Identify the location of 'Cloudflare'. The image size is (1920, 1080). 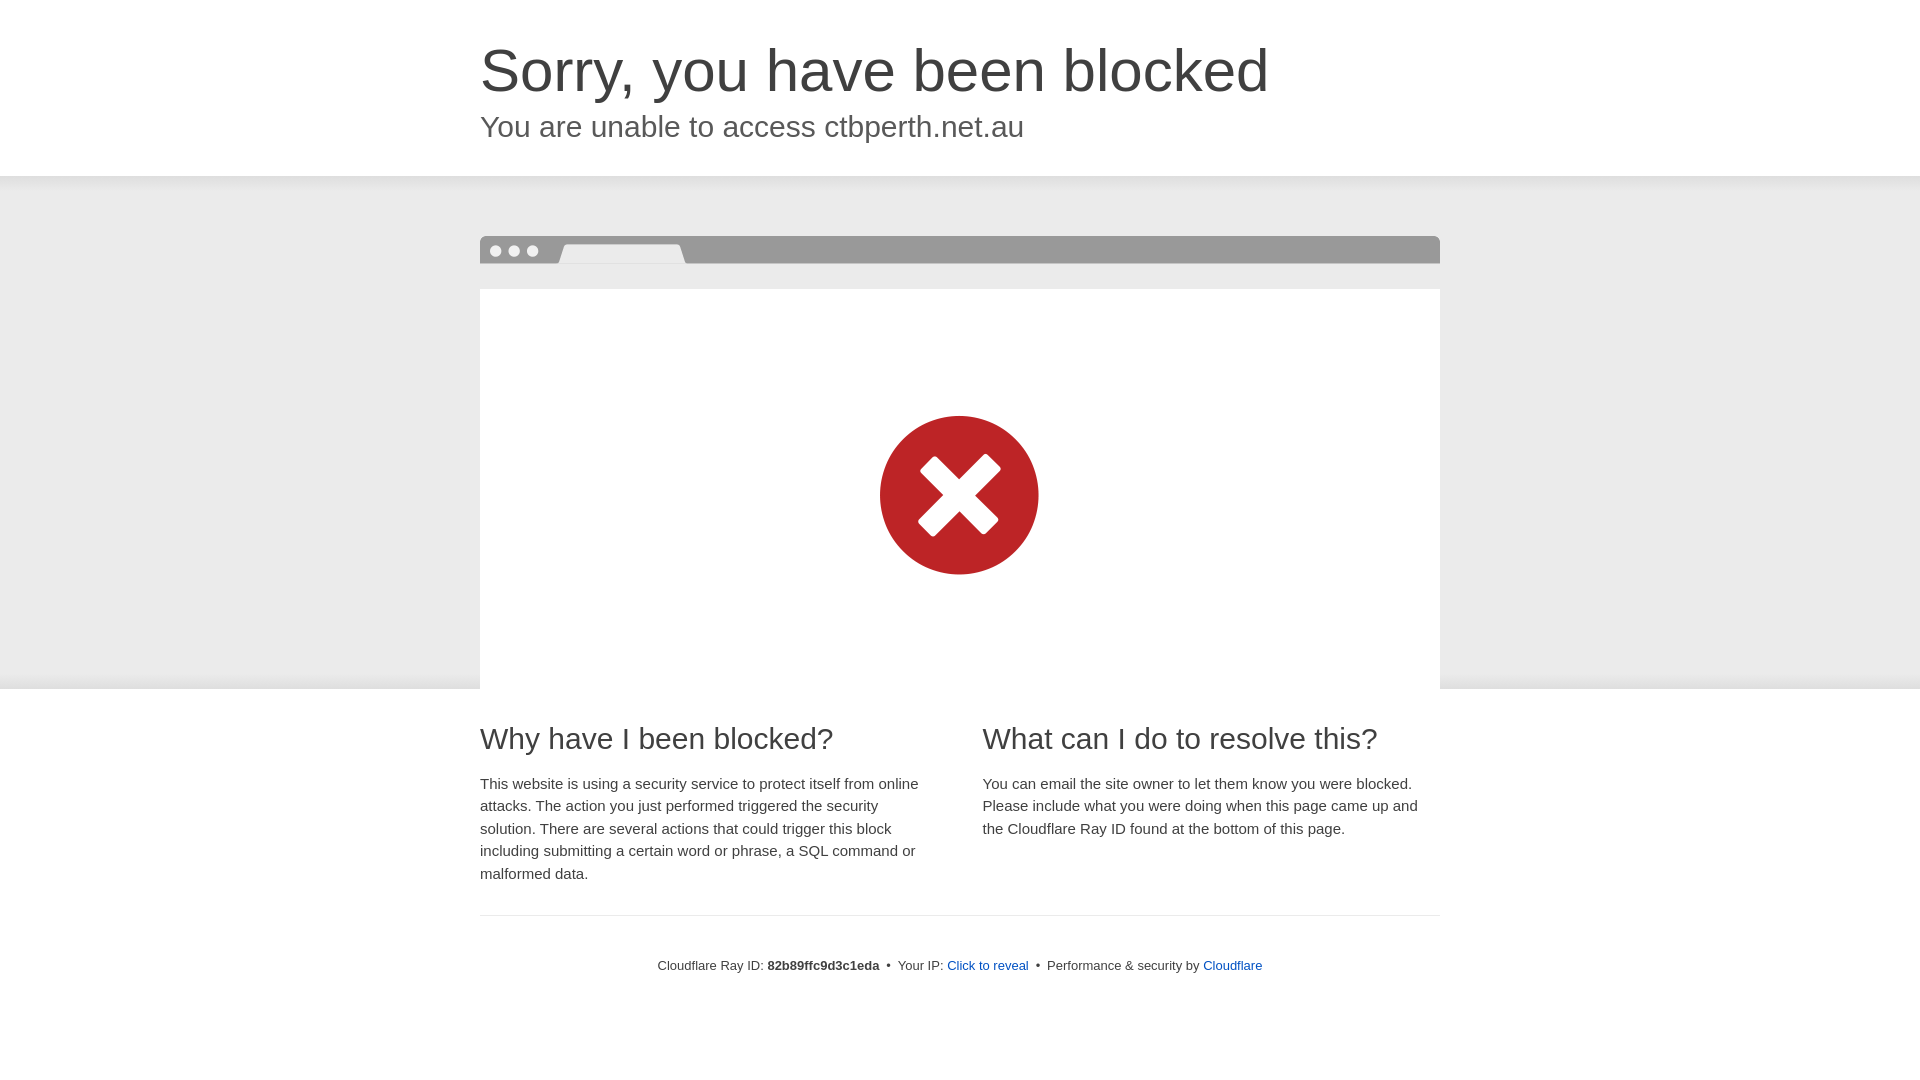
(1231, 964).